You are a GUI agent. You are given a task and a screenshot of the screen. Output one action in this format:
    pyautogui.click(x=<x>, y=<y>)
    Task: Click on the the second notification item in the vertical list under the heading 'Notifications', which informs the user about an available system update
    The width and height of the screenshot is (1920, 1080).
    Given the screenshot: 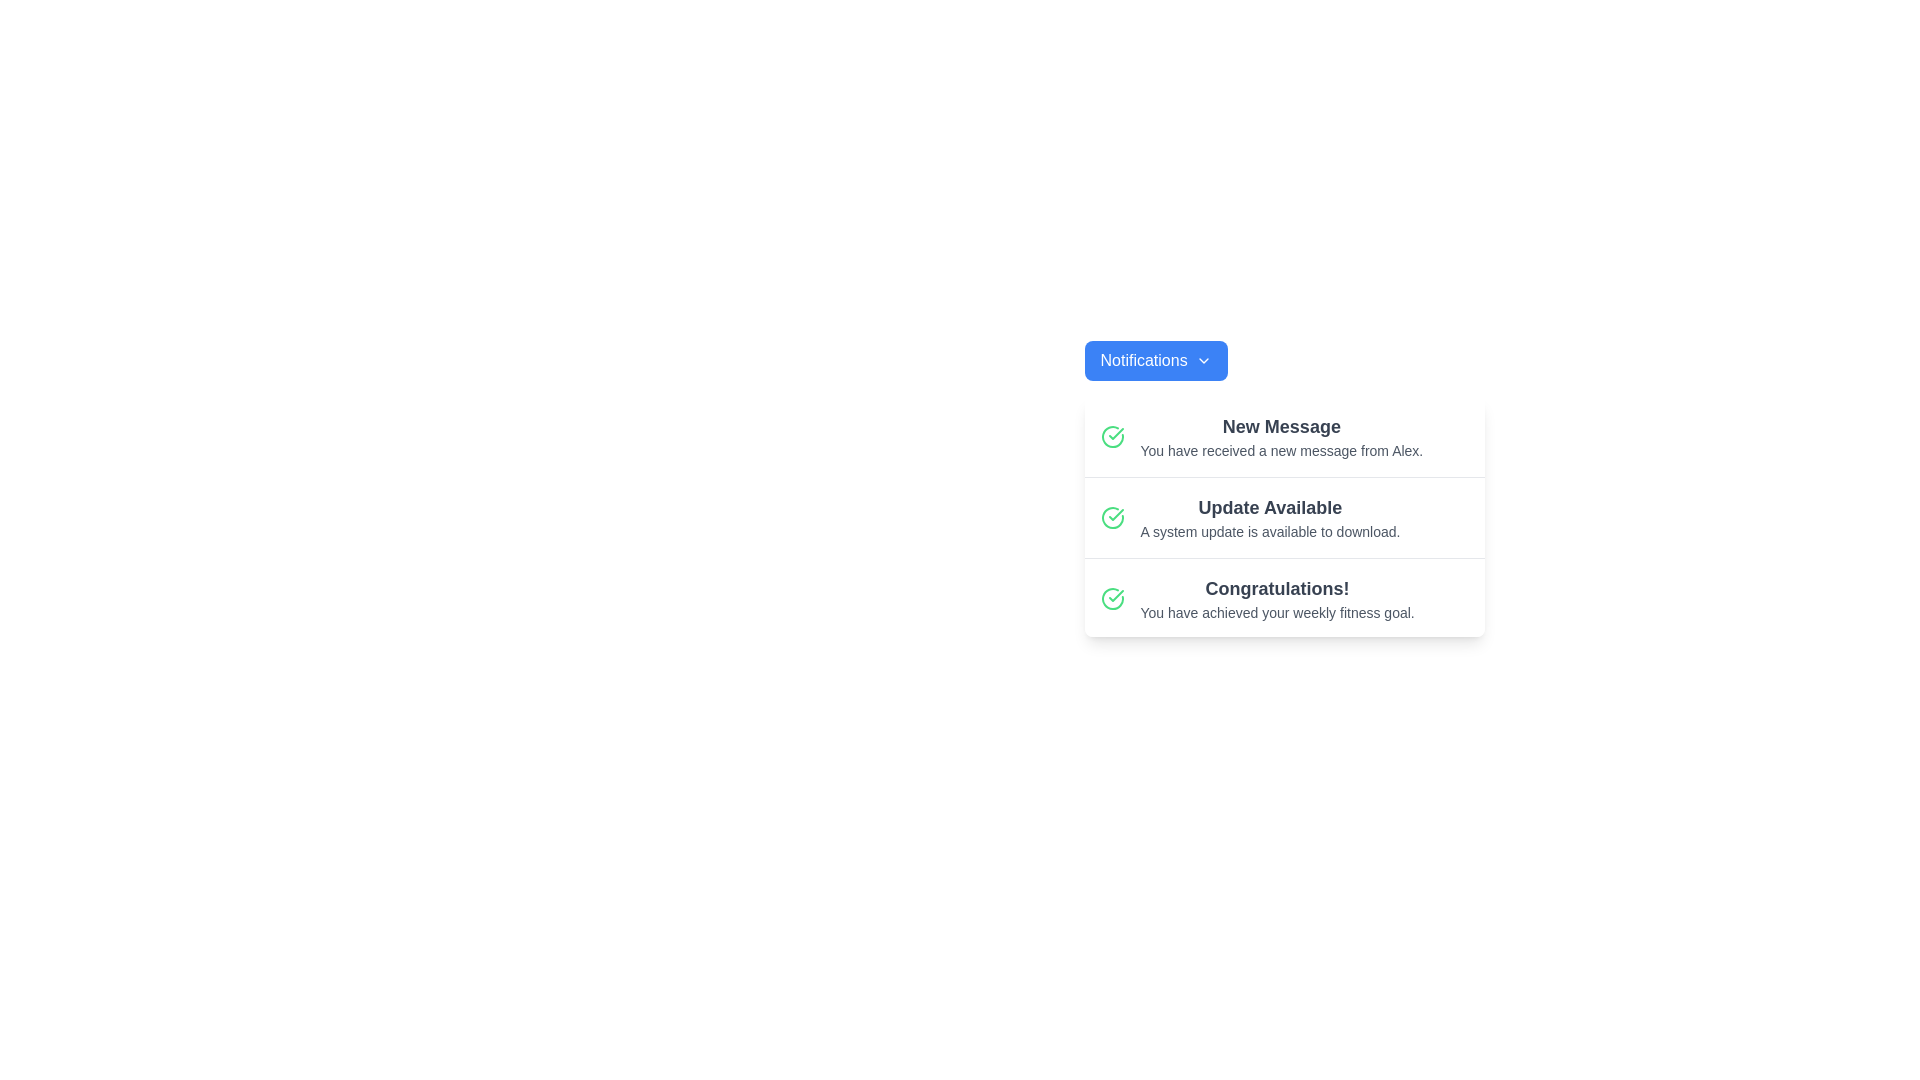 What is the action you would take?
    pyautogui.click(x=1269, y=516)
    